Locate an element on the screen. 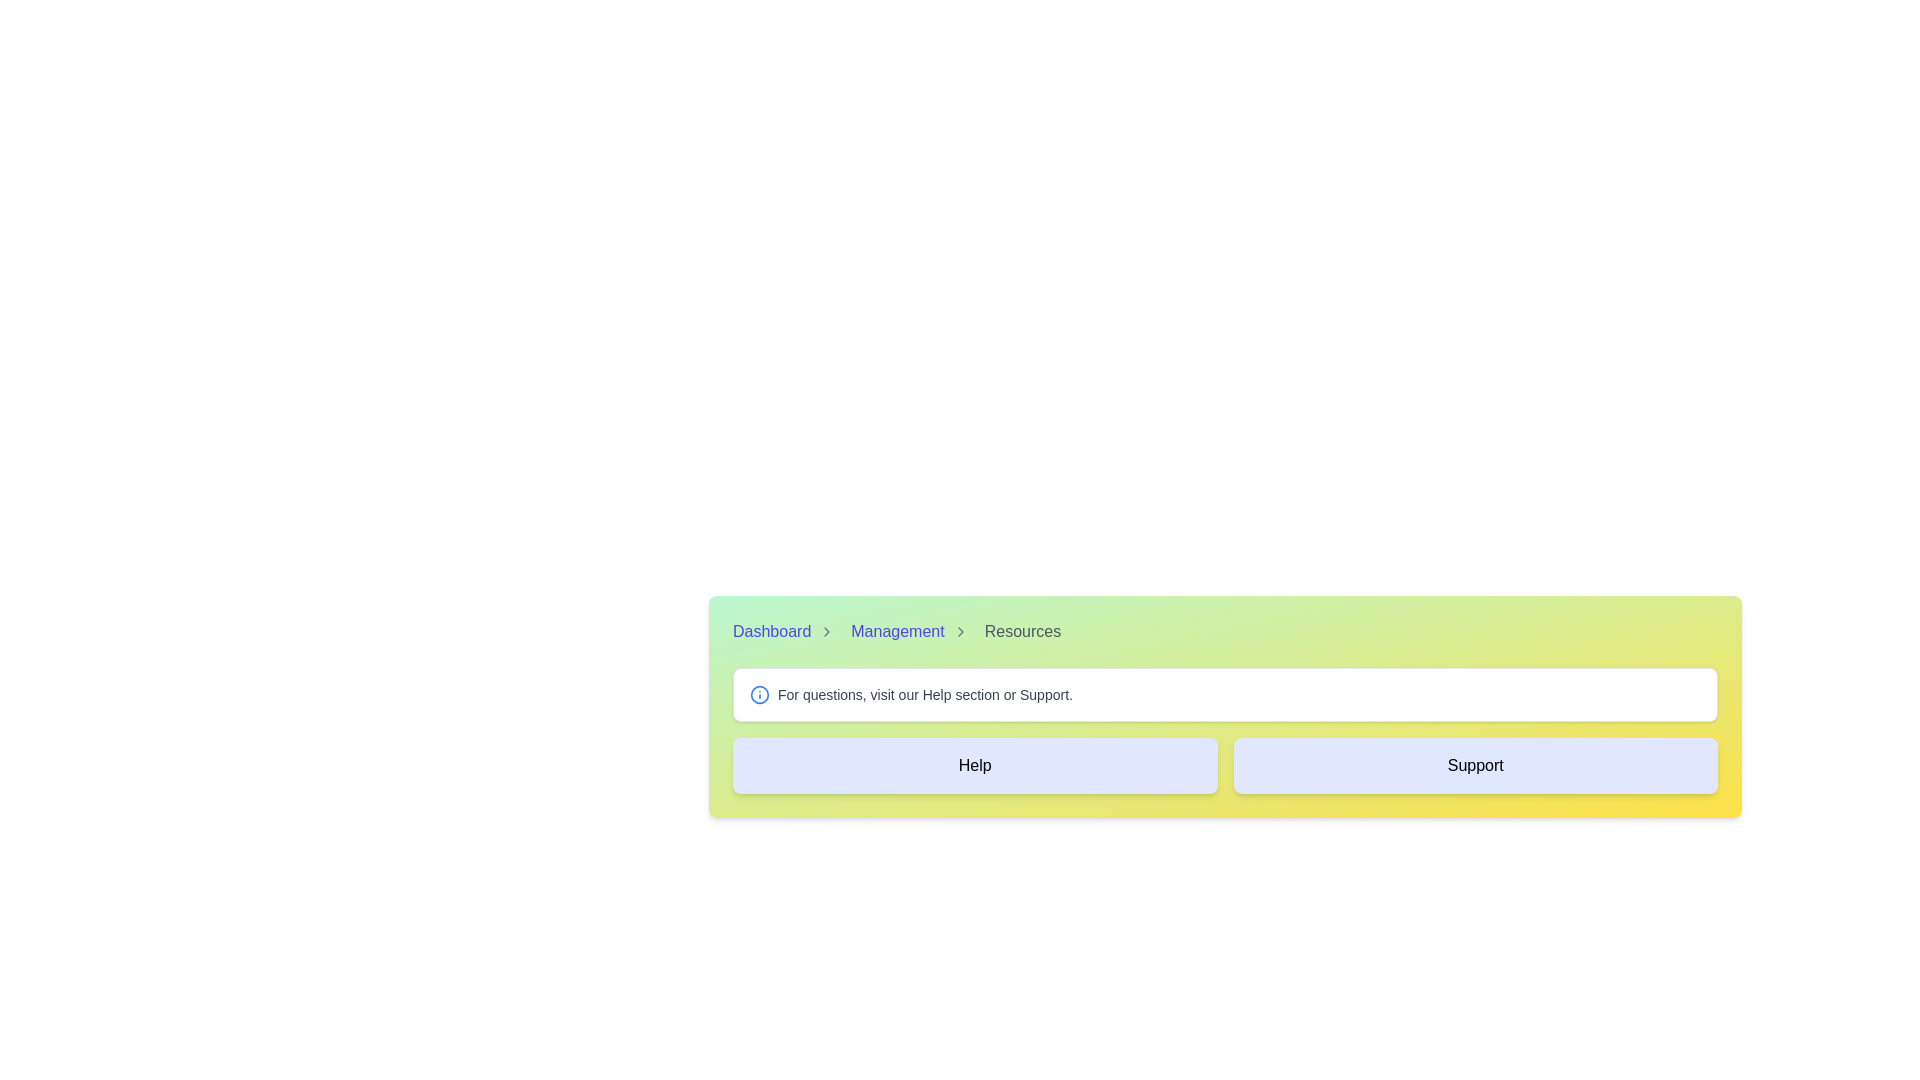  the text label reading 'Resources' in the breadcrumb navigation bar, which is gray in color and positioned after 'Dashboard' and 'Management' is located at coordinates (1022, 632).